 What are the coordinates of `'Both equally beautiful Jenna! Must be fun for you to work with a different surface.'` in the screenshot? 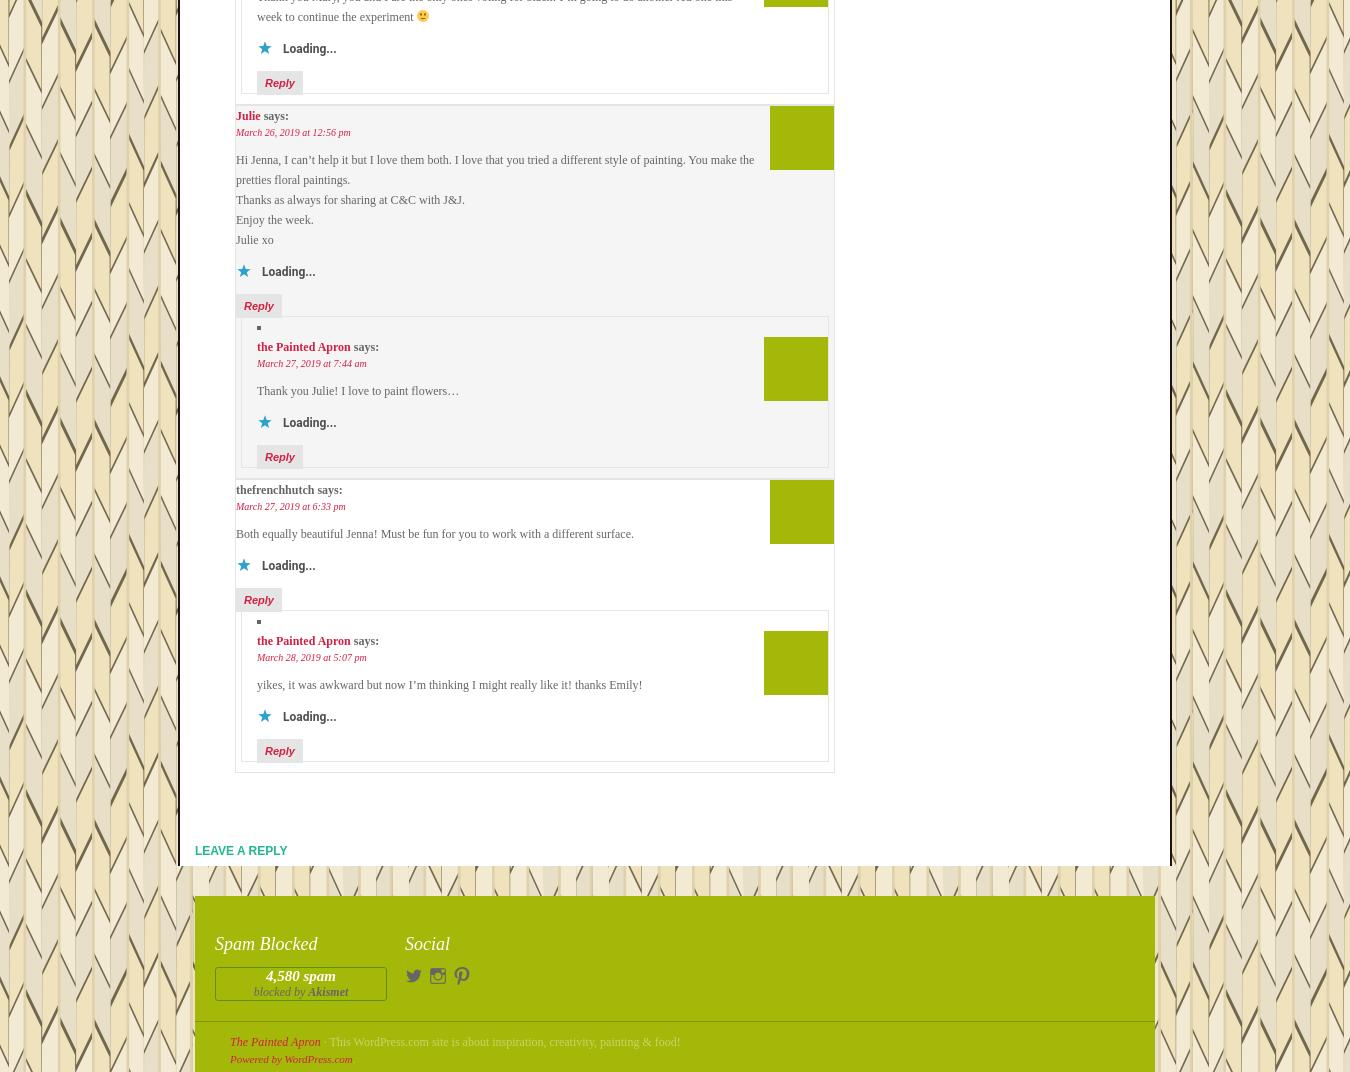 It's located at (434, 533).